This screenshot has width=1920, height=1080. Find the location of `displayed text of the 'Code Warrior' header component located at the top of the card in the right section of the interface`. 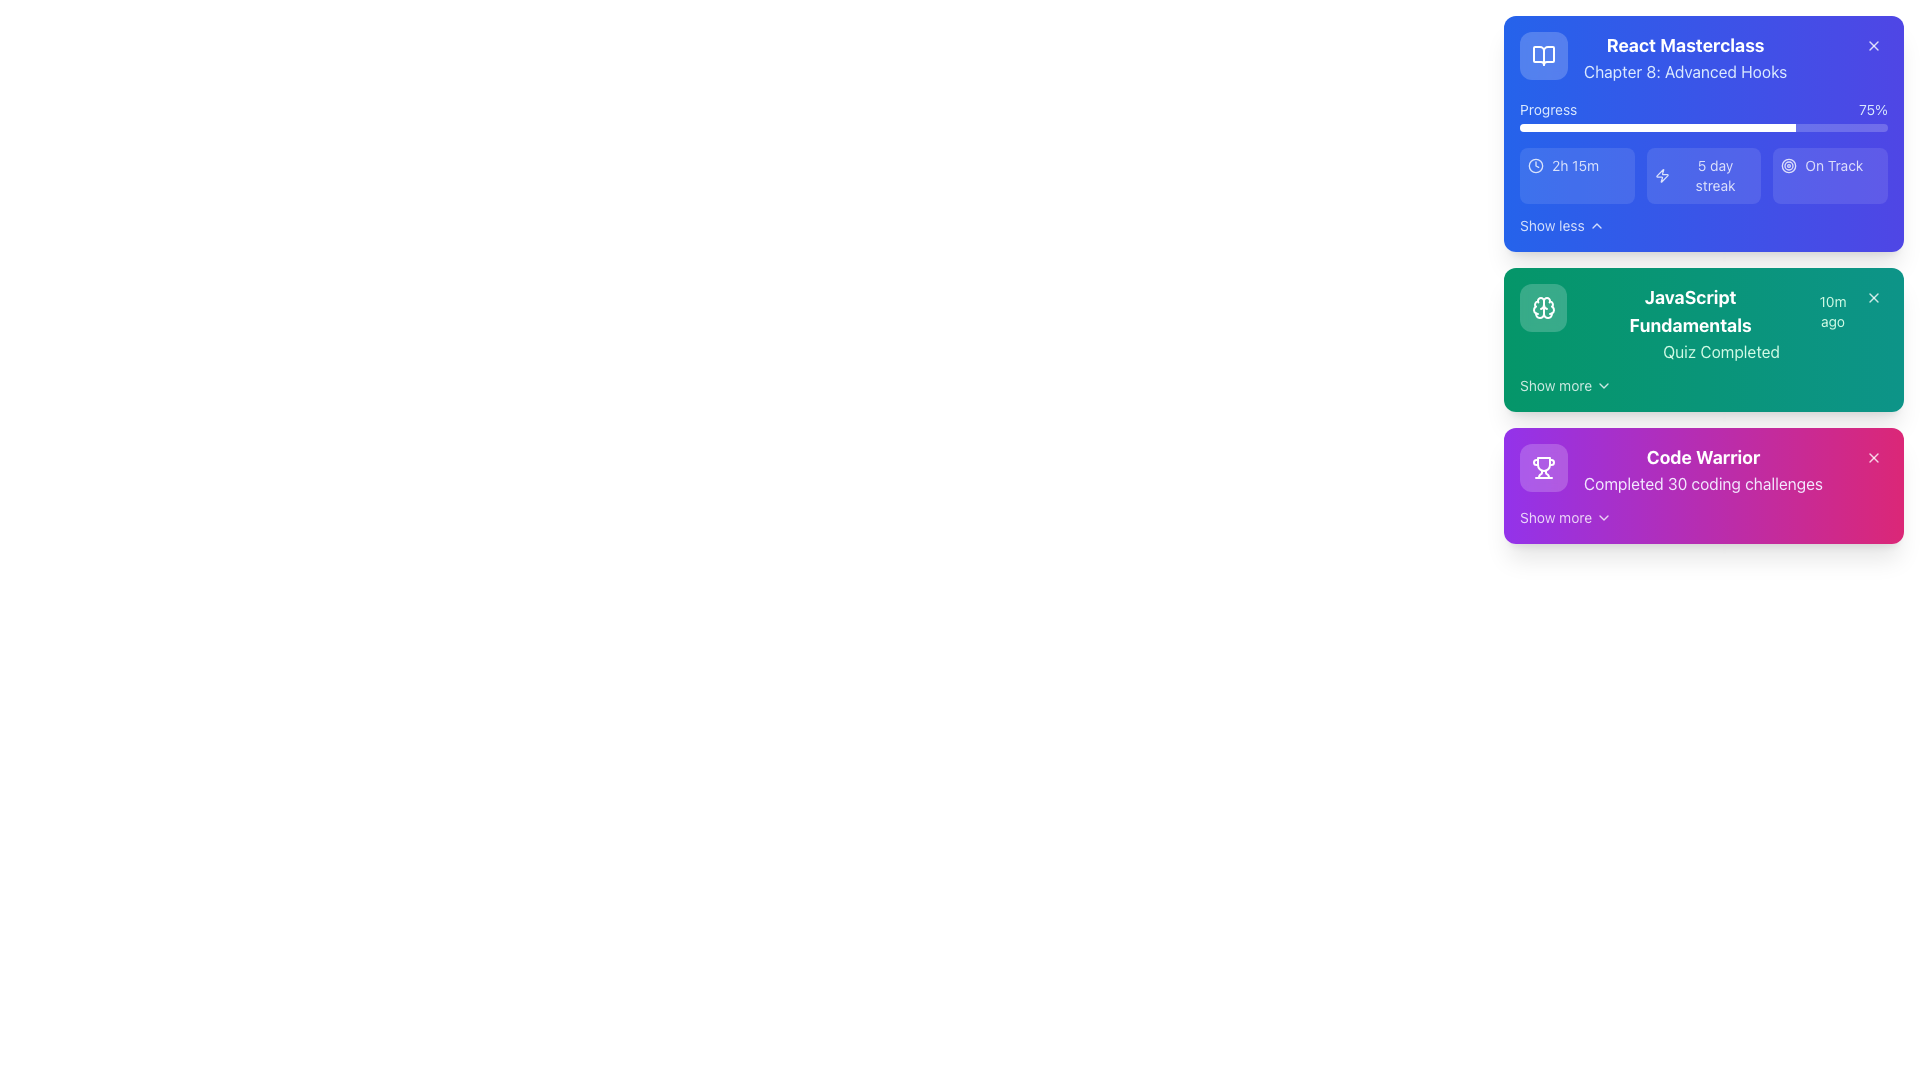

displayed text of the 'Code Warrior' header component located at the top of the card in the right section of the interface is located at coordinates (1702, 458).